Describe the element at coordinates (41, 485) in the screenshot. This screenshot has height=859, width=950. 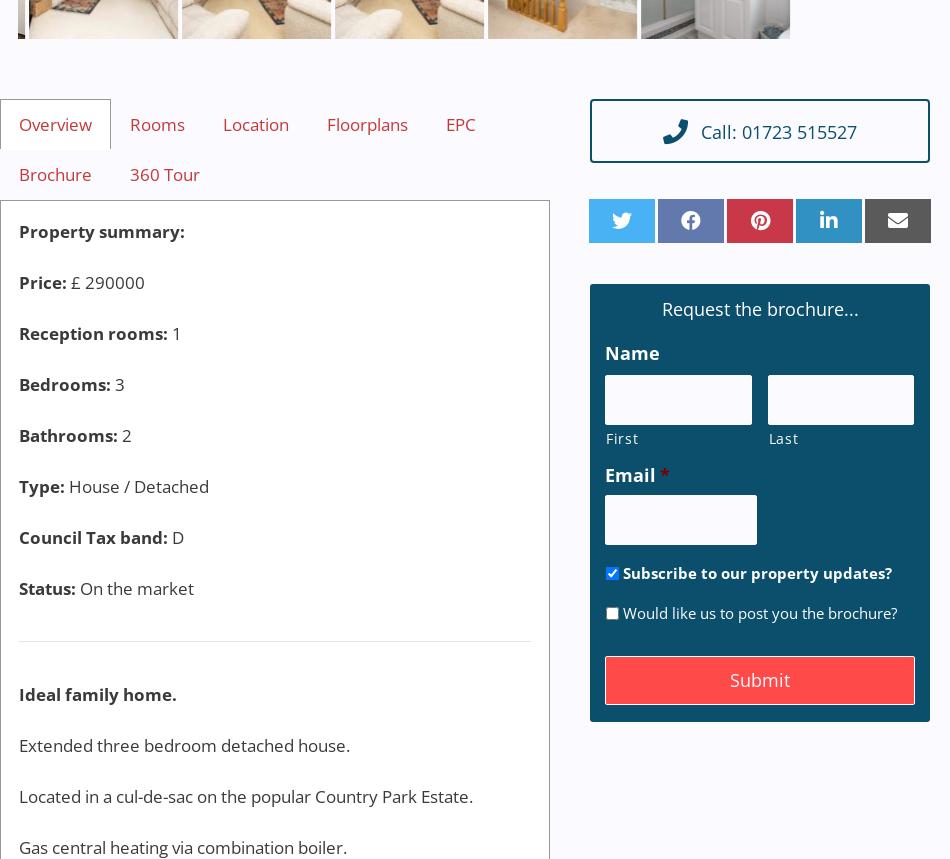
I see `'Type:'` at that location.